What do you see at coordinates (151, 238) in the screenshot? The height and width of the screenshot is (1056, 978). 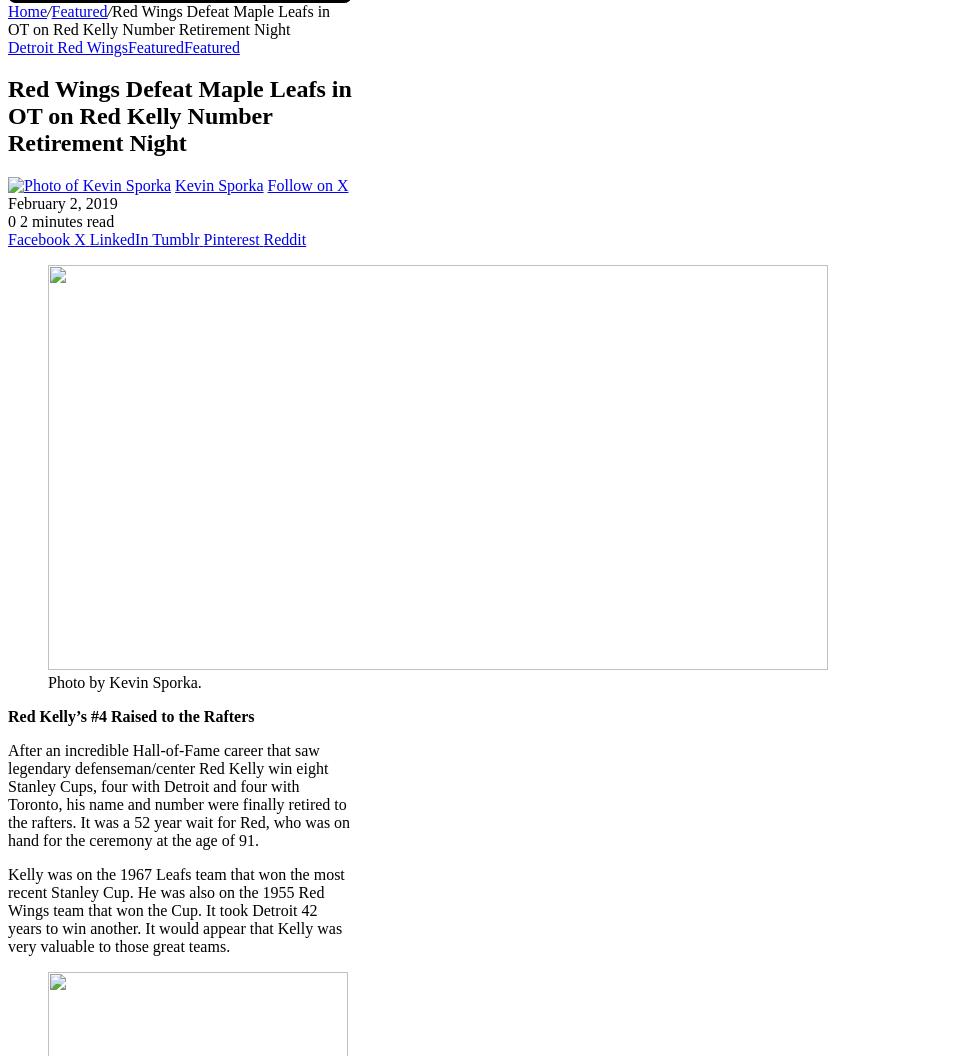 I see `'Tumblr'` at bounding box center [151, 238].